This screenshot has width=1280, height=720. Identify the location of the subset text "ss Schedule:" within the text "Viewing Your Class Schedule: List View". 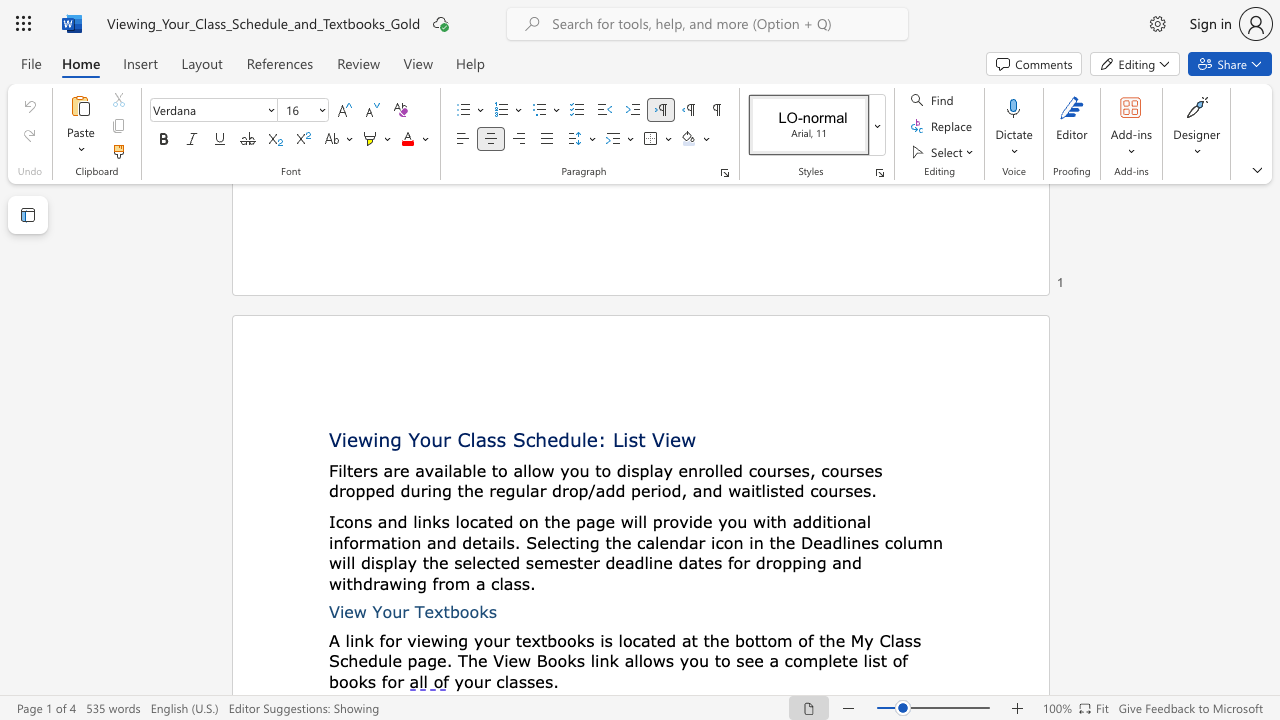
(486, 438).